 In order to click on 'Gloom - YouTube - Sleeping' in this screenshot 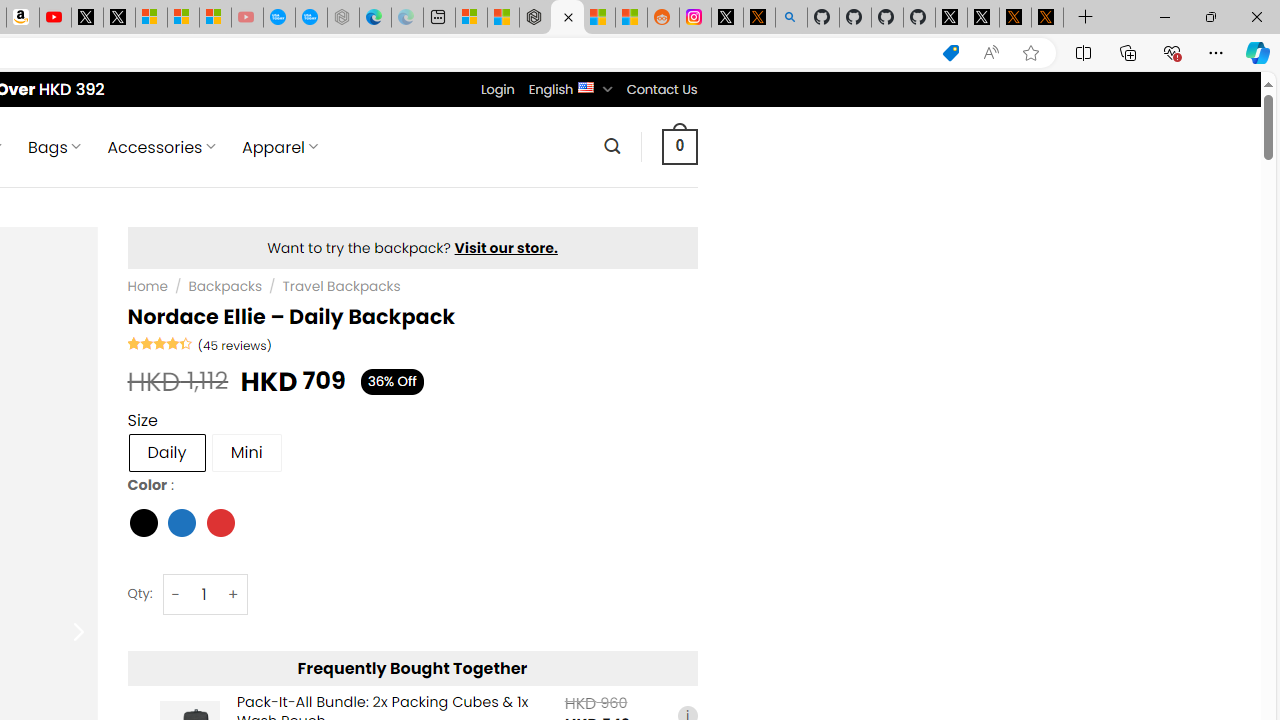, I will do `click(246, 17)`.